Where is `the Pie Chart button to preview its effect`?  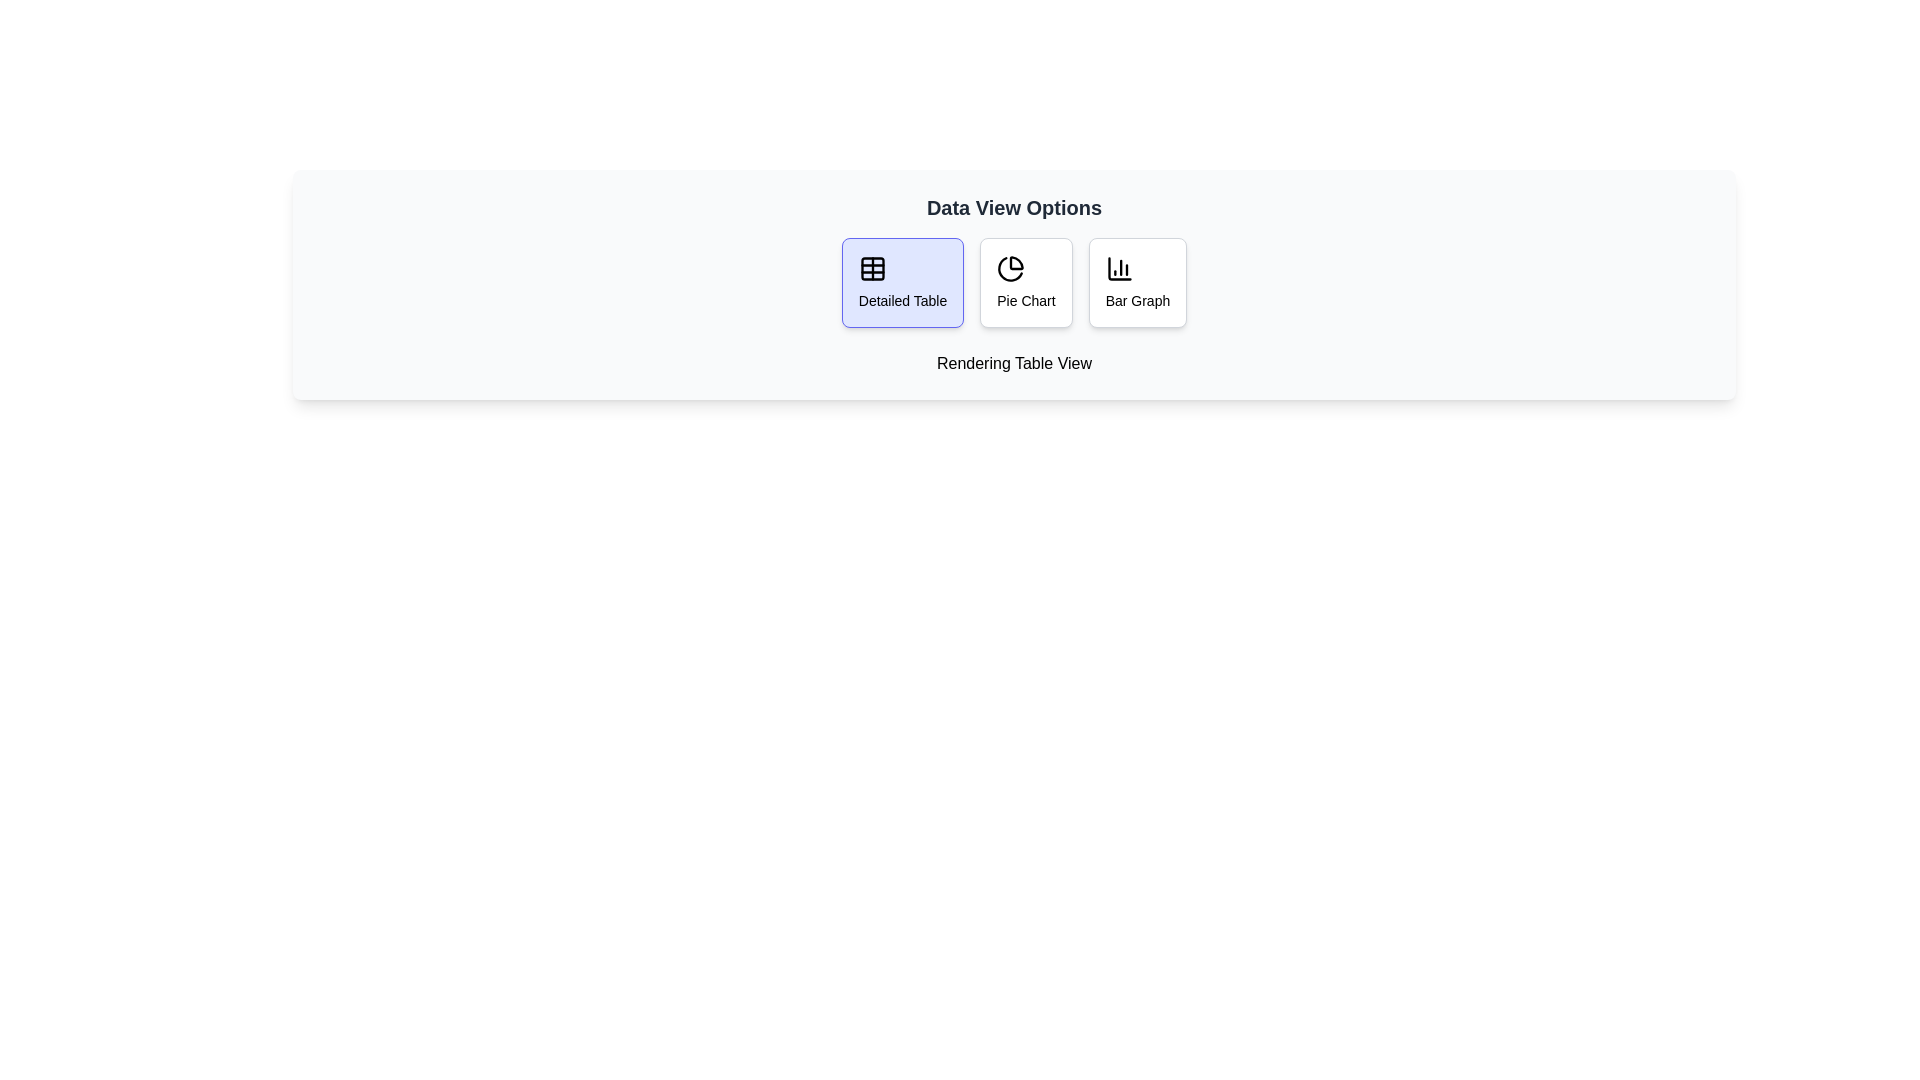
the Pie Chart button to preview its effect is located at coordinates (1026, 282).